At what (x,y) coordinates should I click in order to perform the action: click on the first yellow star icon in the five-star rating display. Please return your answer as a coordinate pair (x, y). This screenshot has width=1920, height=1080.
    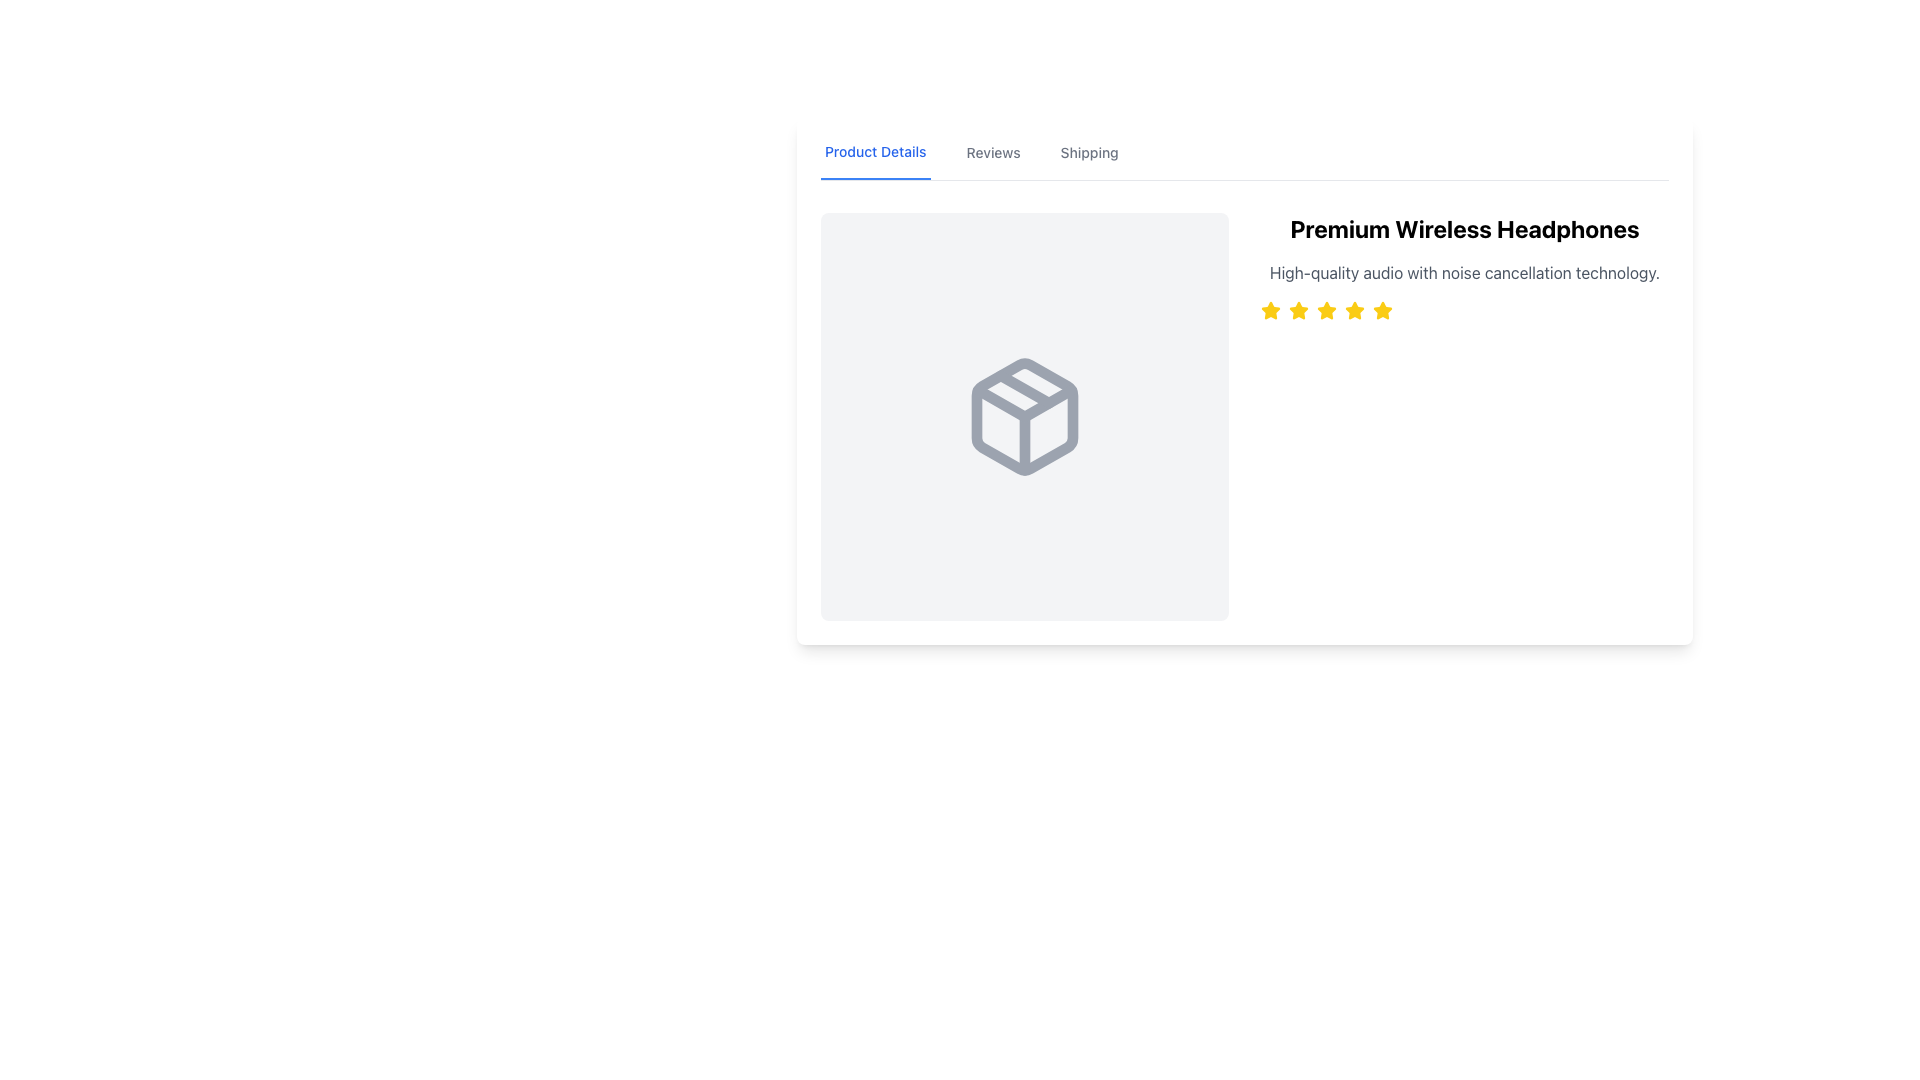
    Looking at the image, I should click on (1270, 310).